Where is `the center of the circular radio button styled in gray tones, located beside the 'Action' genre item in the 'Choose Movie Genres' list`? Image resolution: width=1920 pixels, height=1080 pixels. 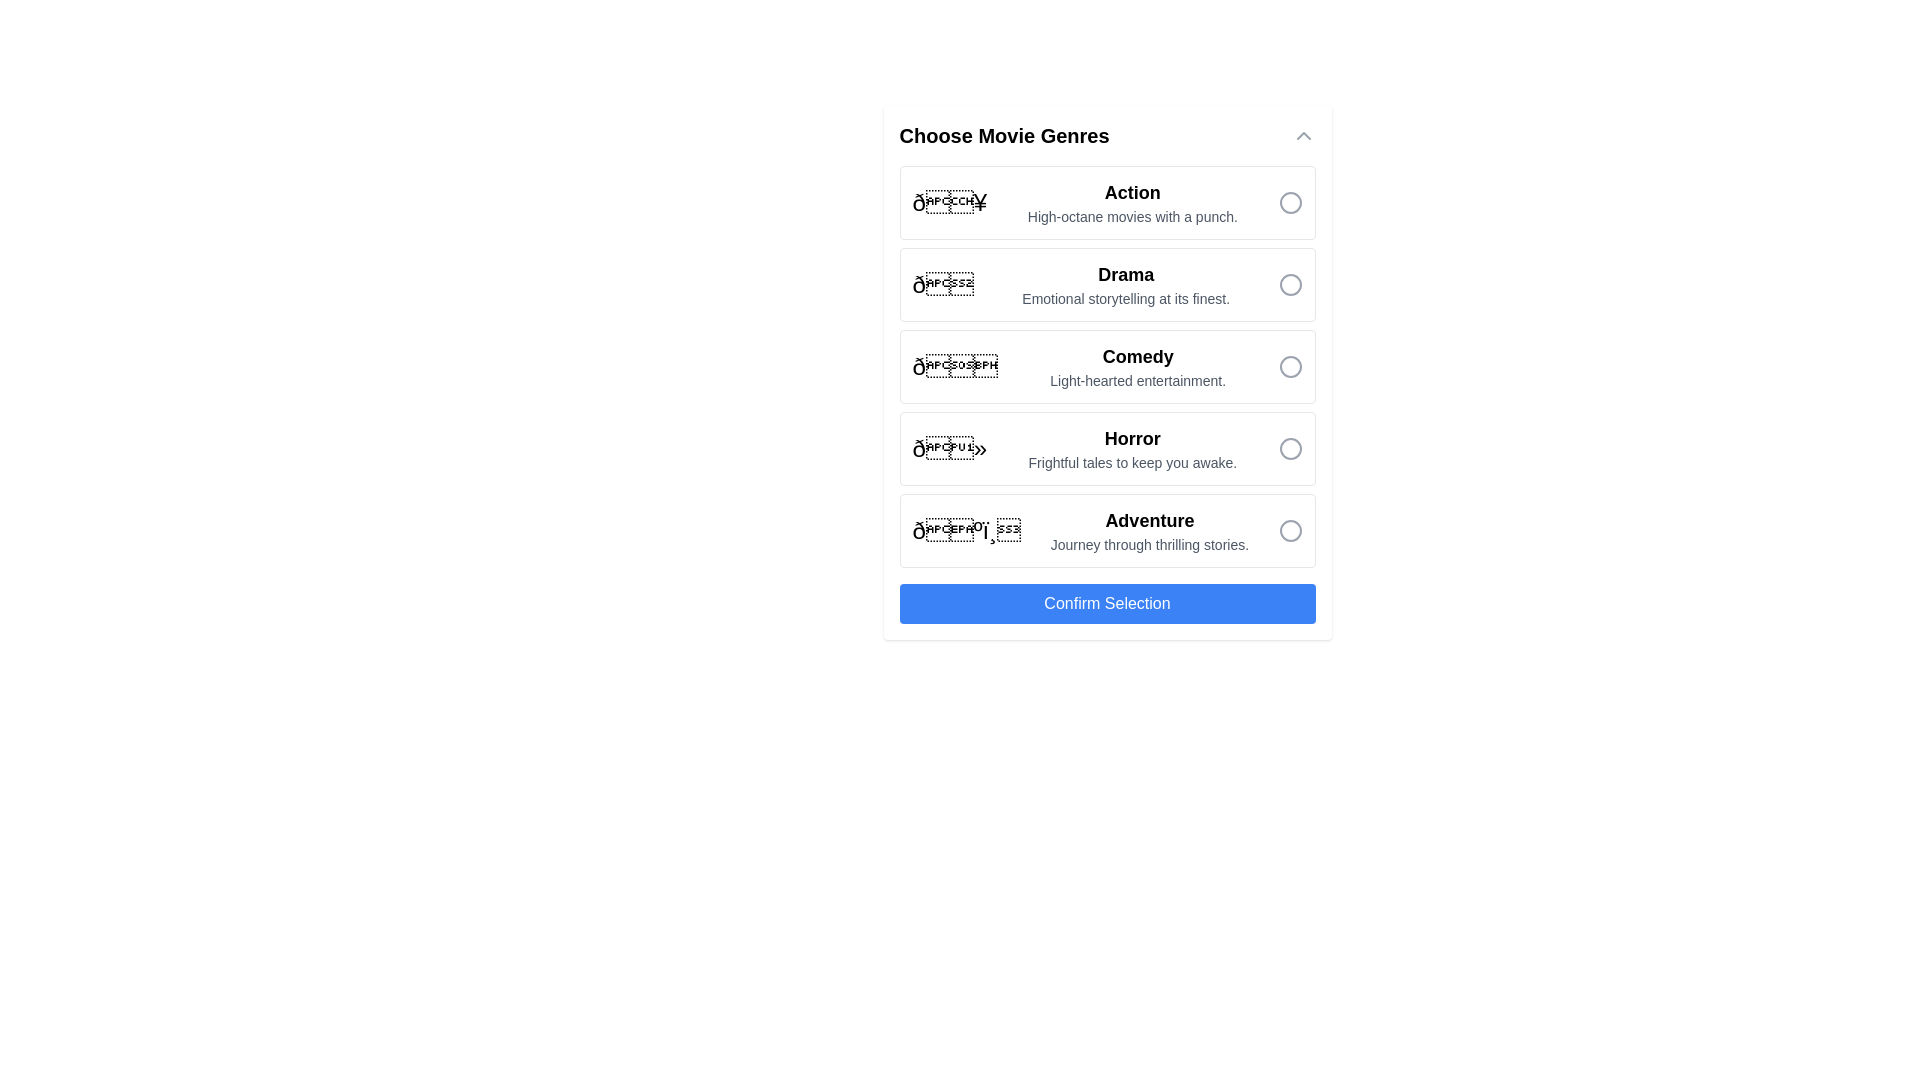
the center of the circular radio button styled in gray tones, located beside the 'Action' genre item in the 'Choose Movie Genres' list is located at coordinates (1290, 203).